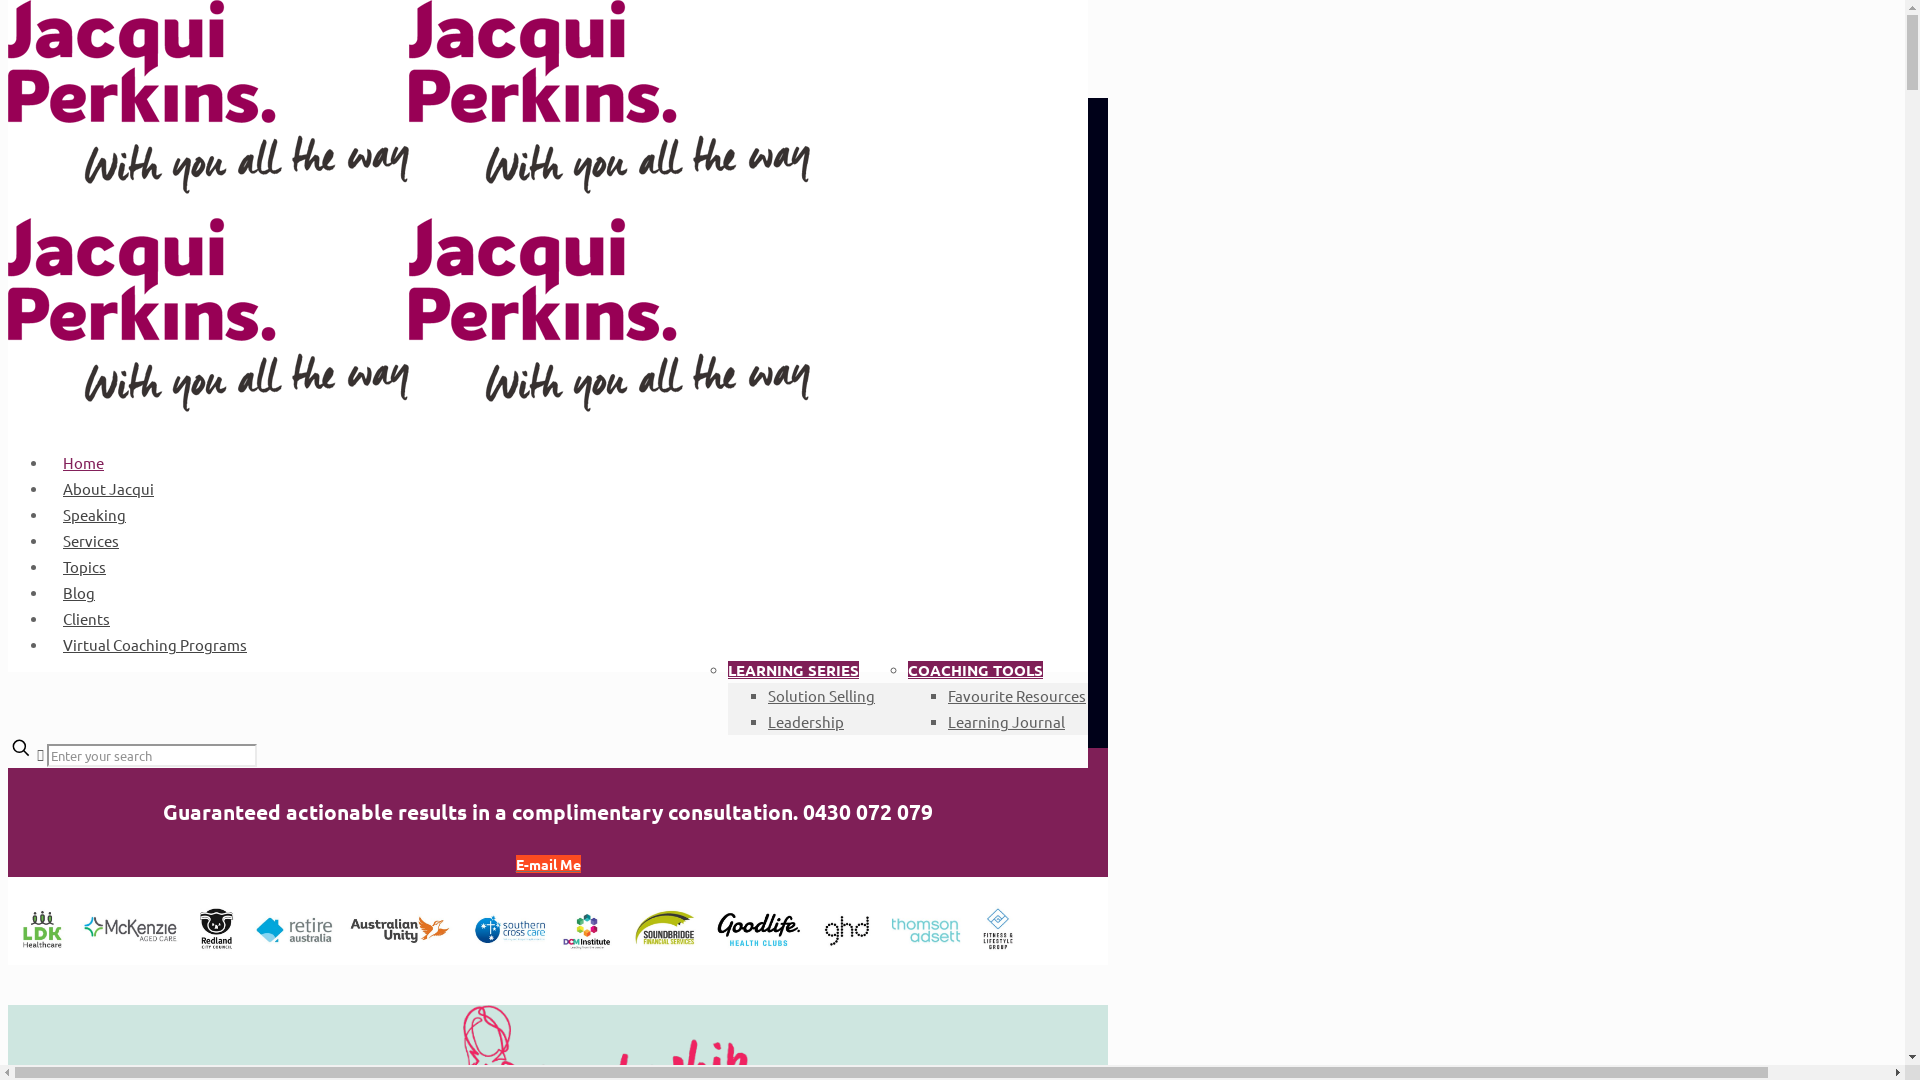 The image size is (1920, 1080). Describe the element at coordinates (93, 513) in the screenshot. I see `'Speaking'` at that location.